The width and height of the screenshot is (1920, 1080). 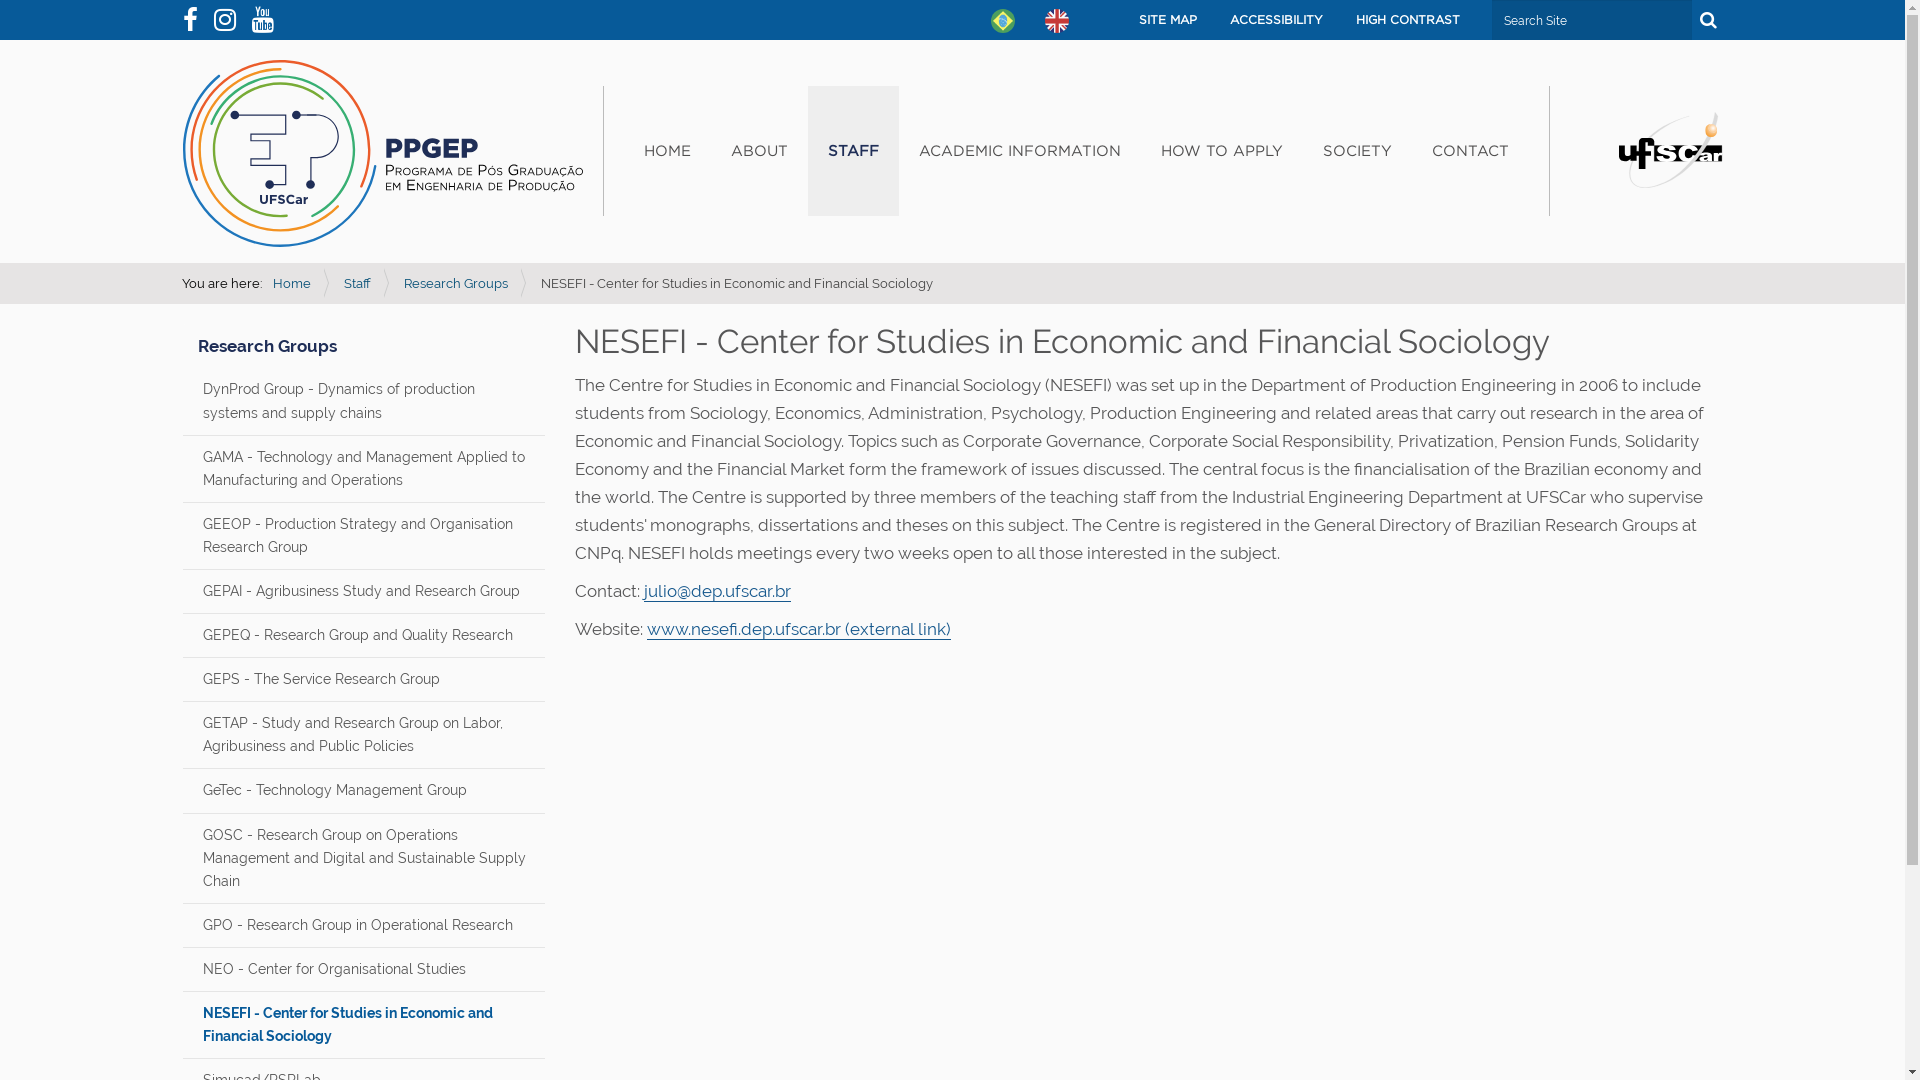 What do you see at coordinates (1591, 19) in the screenshot?
I see `'Search Site'` at bounding box center [1591, 19].